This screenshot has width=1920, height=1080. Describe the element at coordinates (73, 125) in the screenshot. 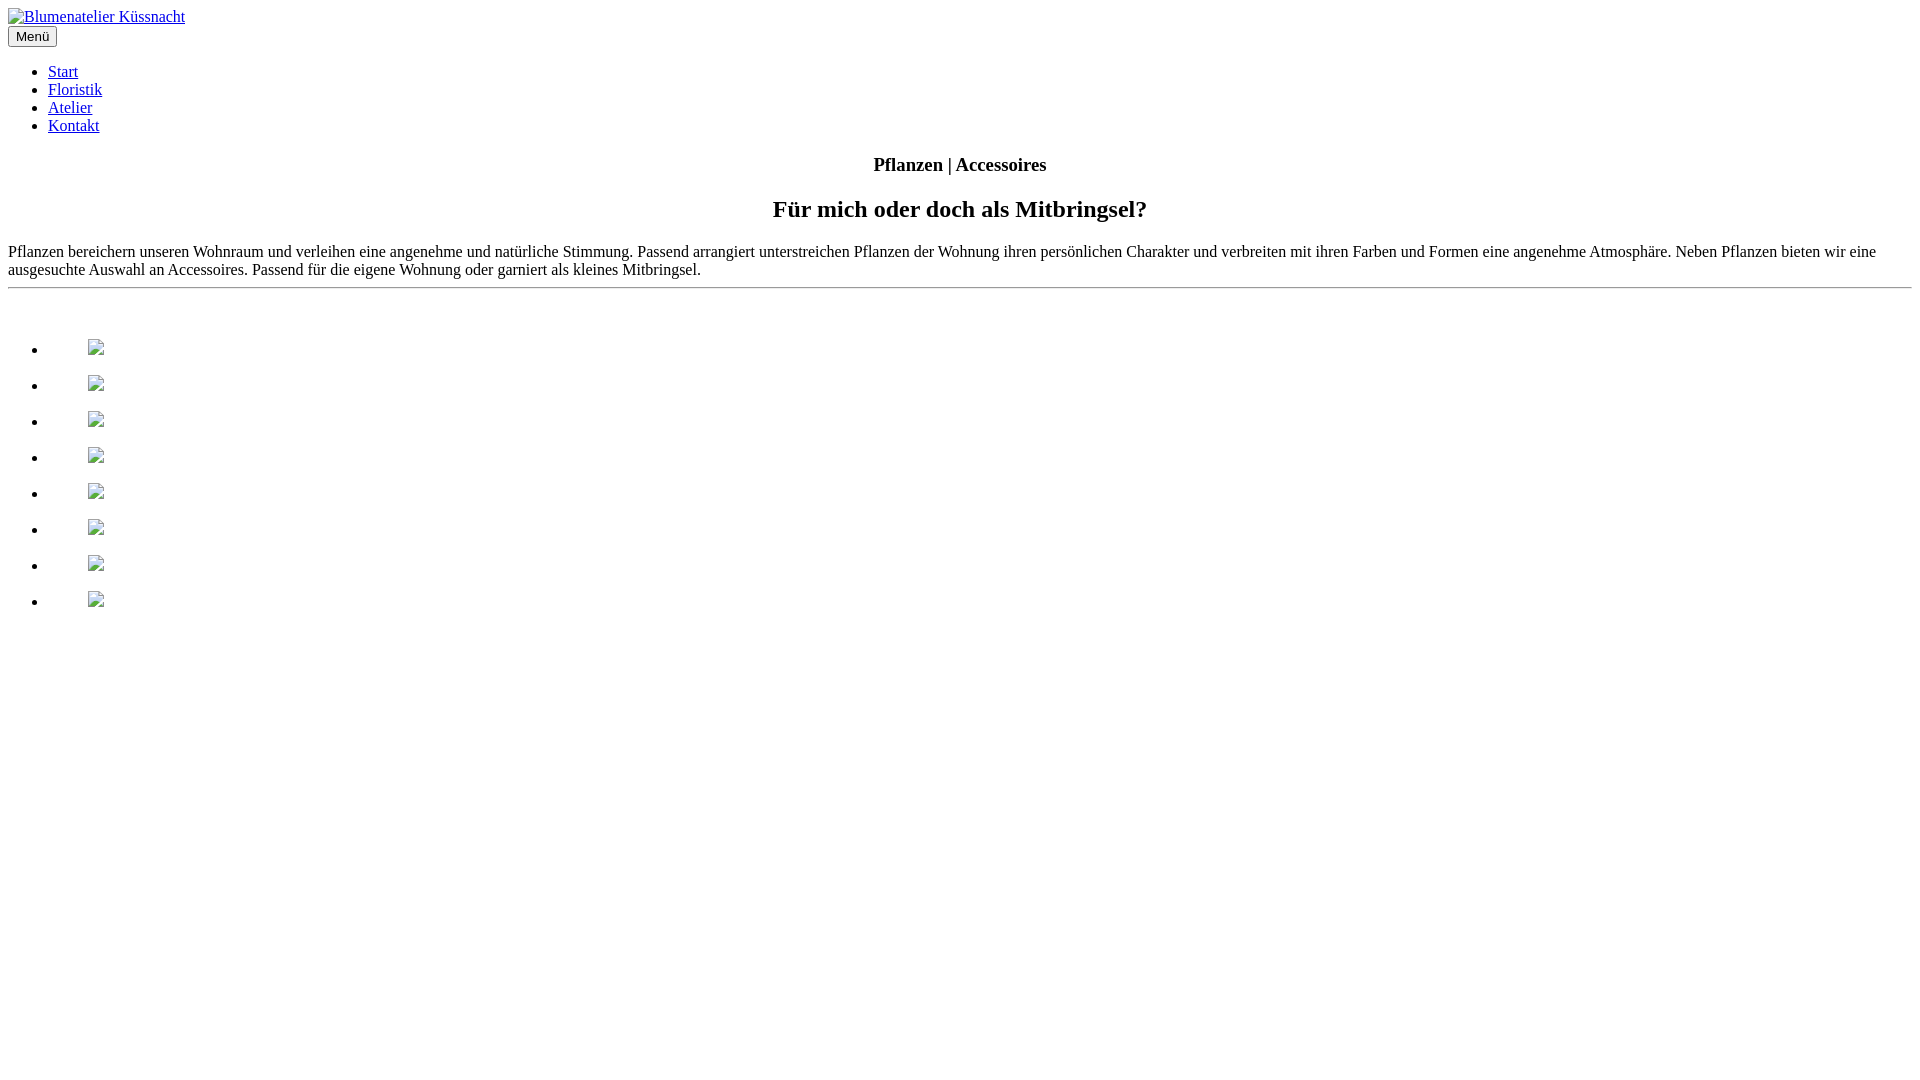

I see `'Kontakt'` at that location.